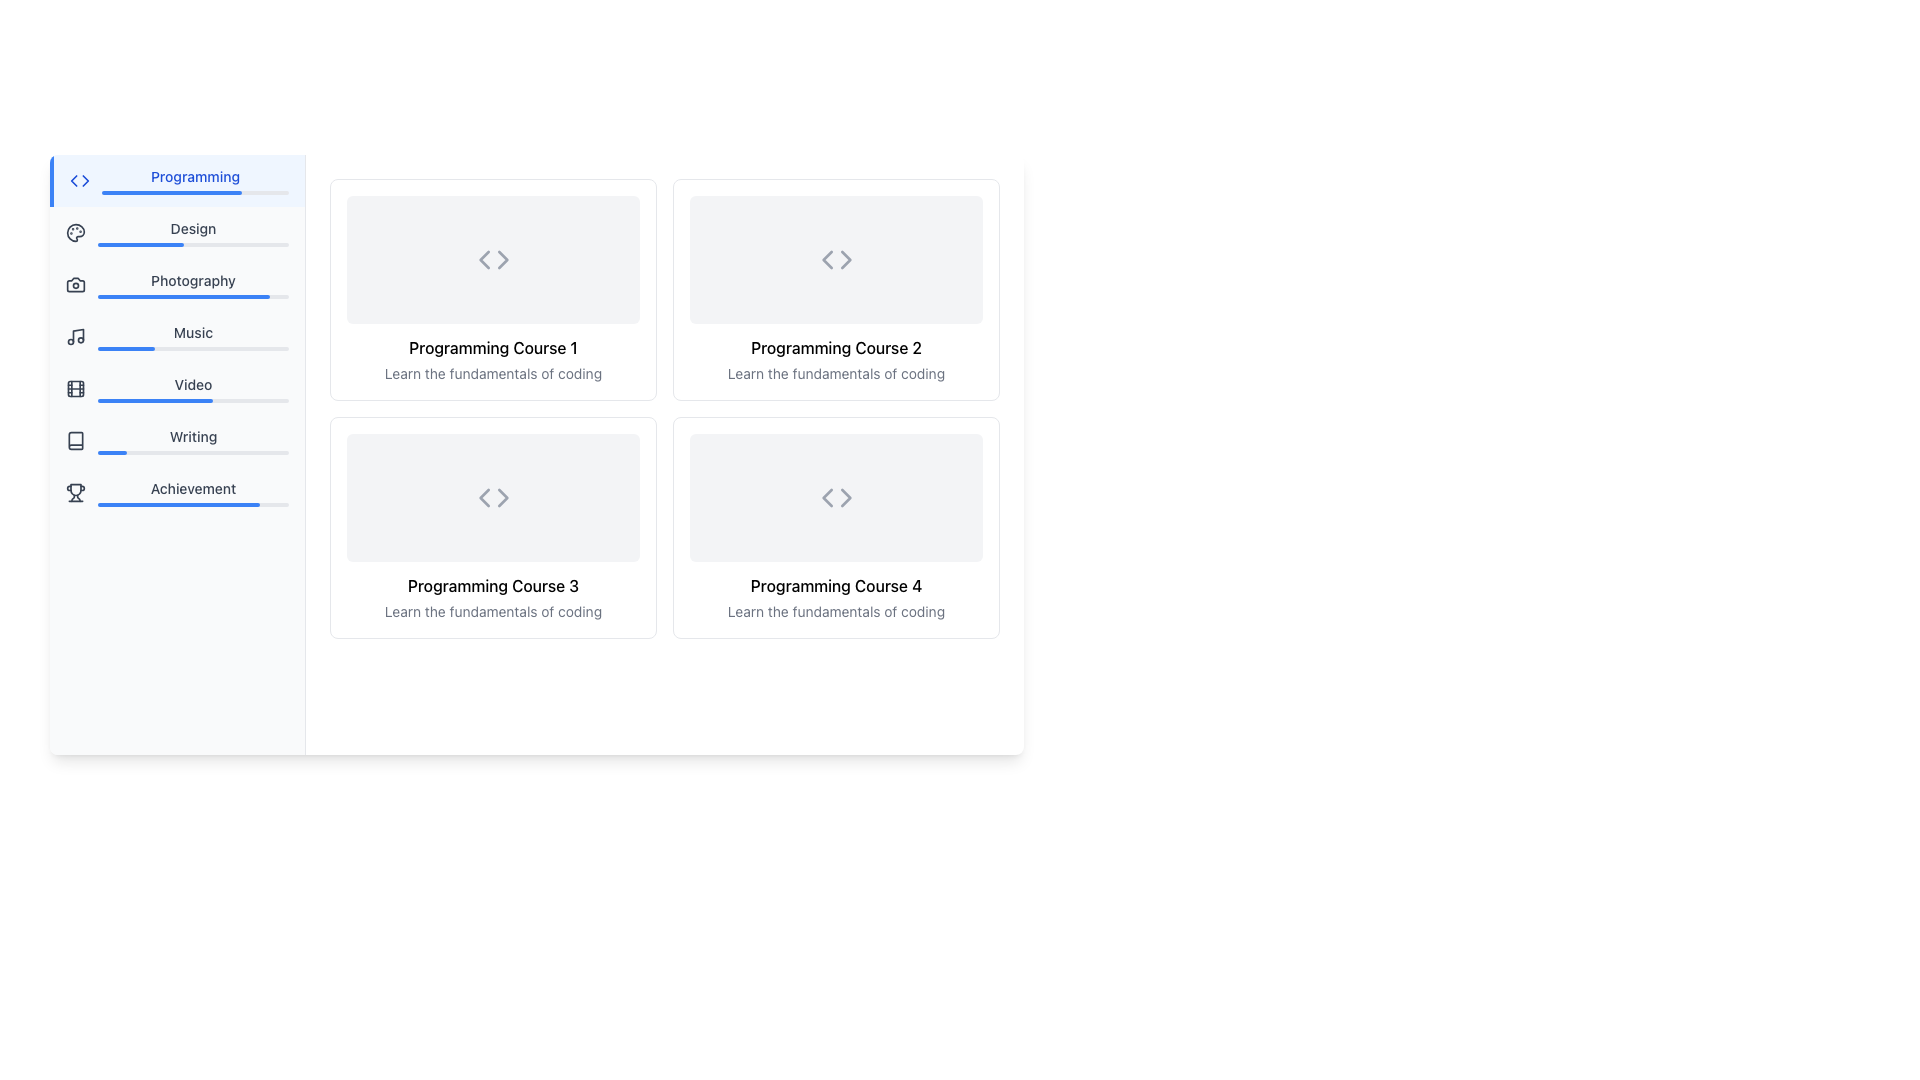 The width and height of the screenshot is (1920, 1080). What do you see at coordinates (76, 335) in the screenshot?
I see `the 'Music' icon located in the sidebar menu adjacent to the label 'Music' to interact with the associated menu item` at bounding box center [76, 335].